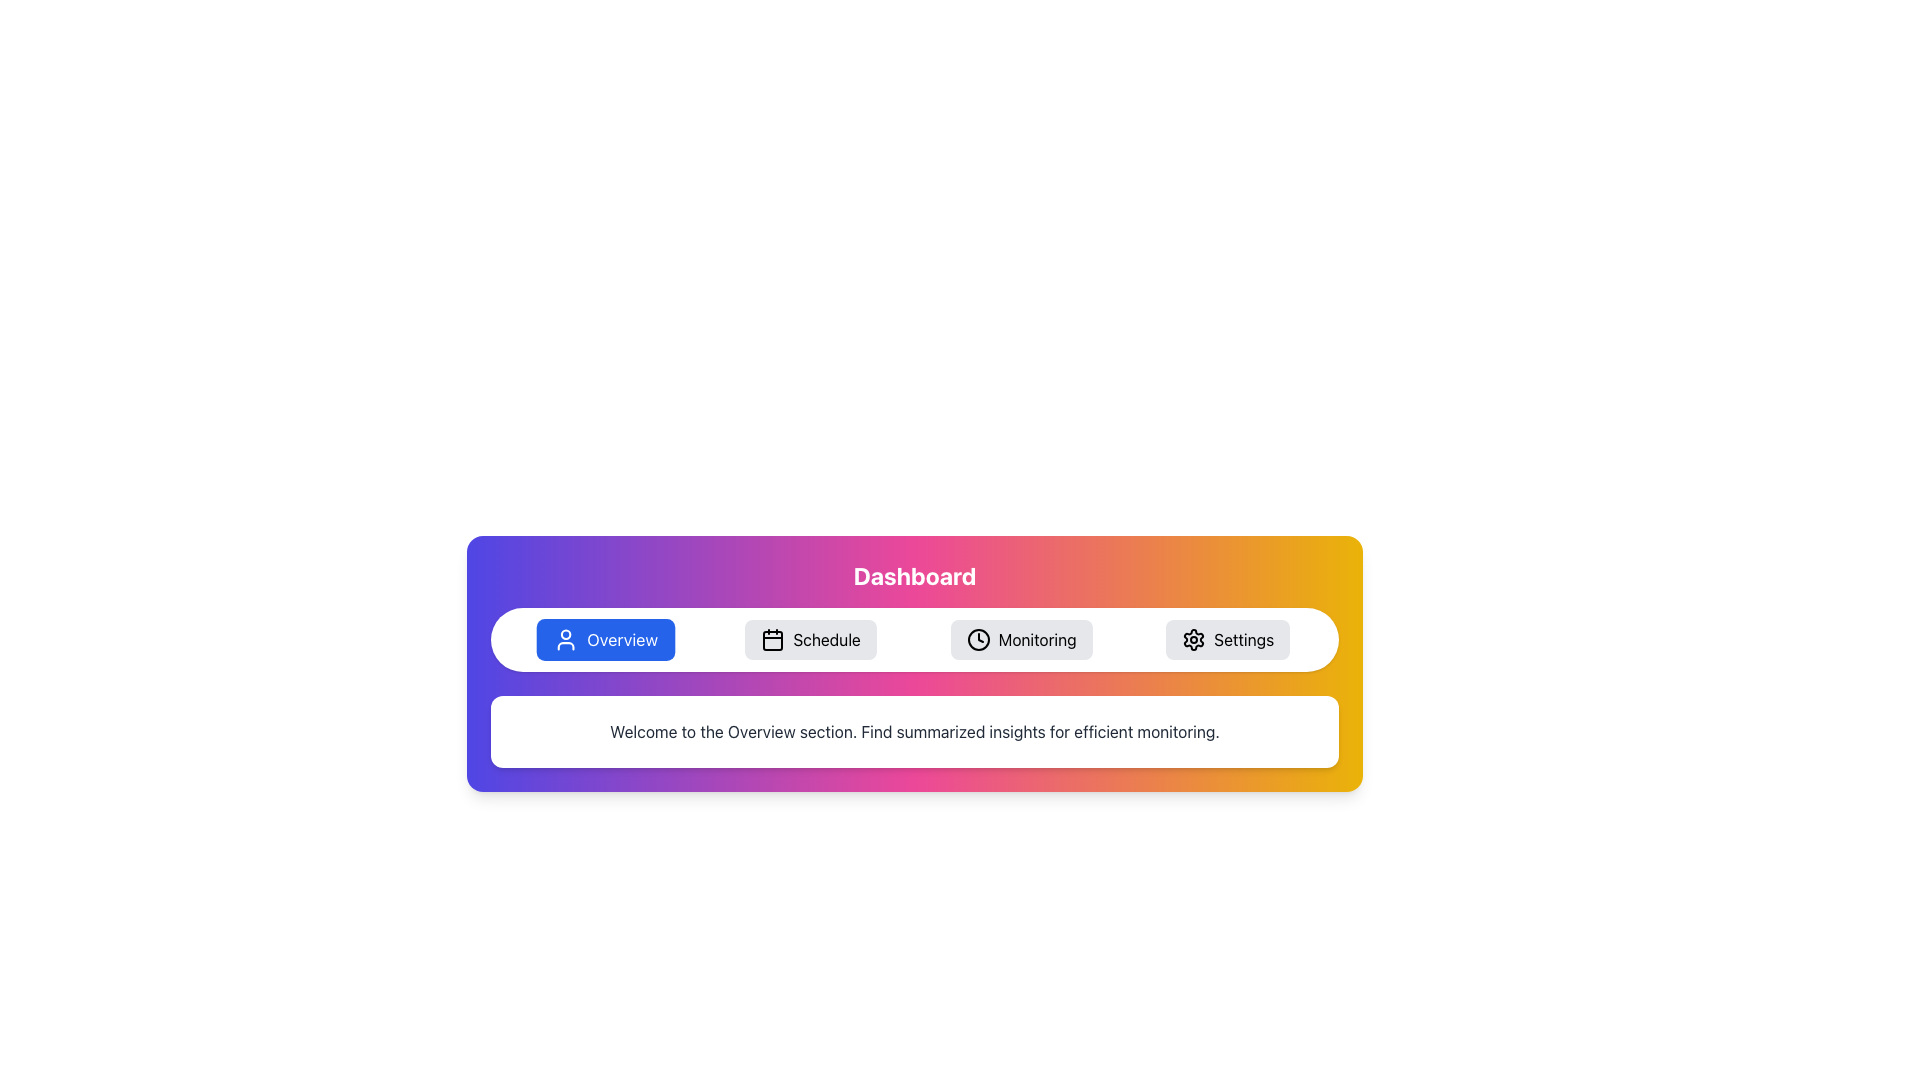  I want to click on the 'Settings' text label in the navigation menu, so click(1243, 640).